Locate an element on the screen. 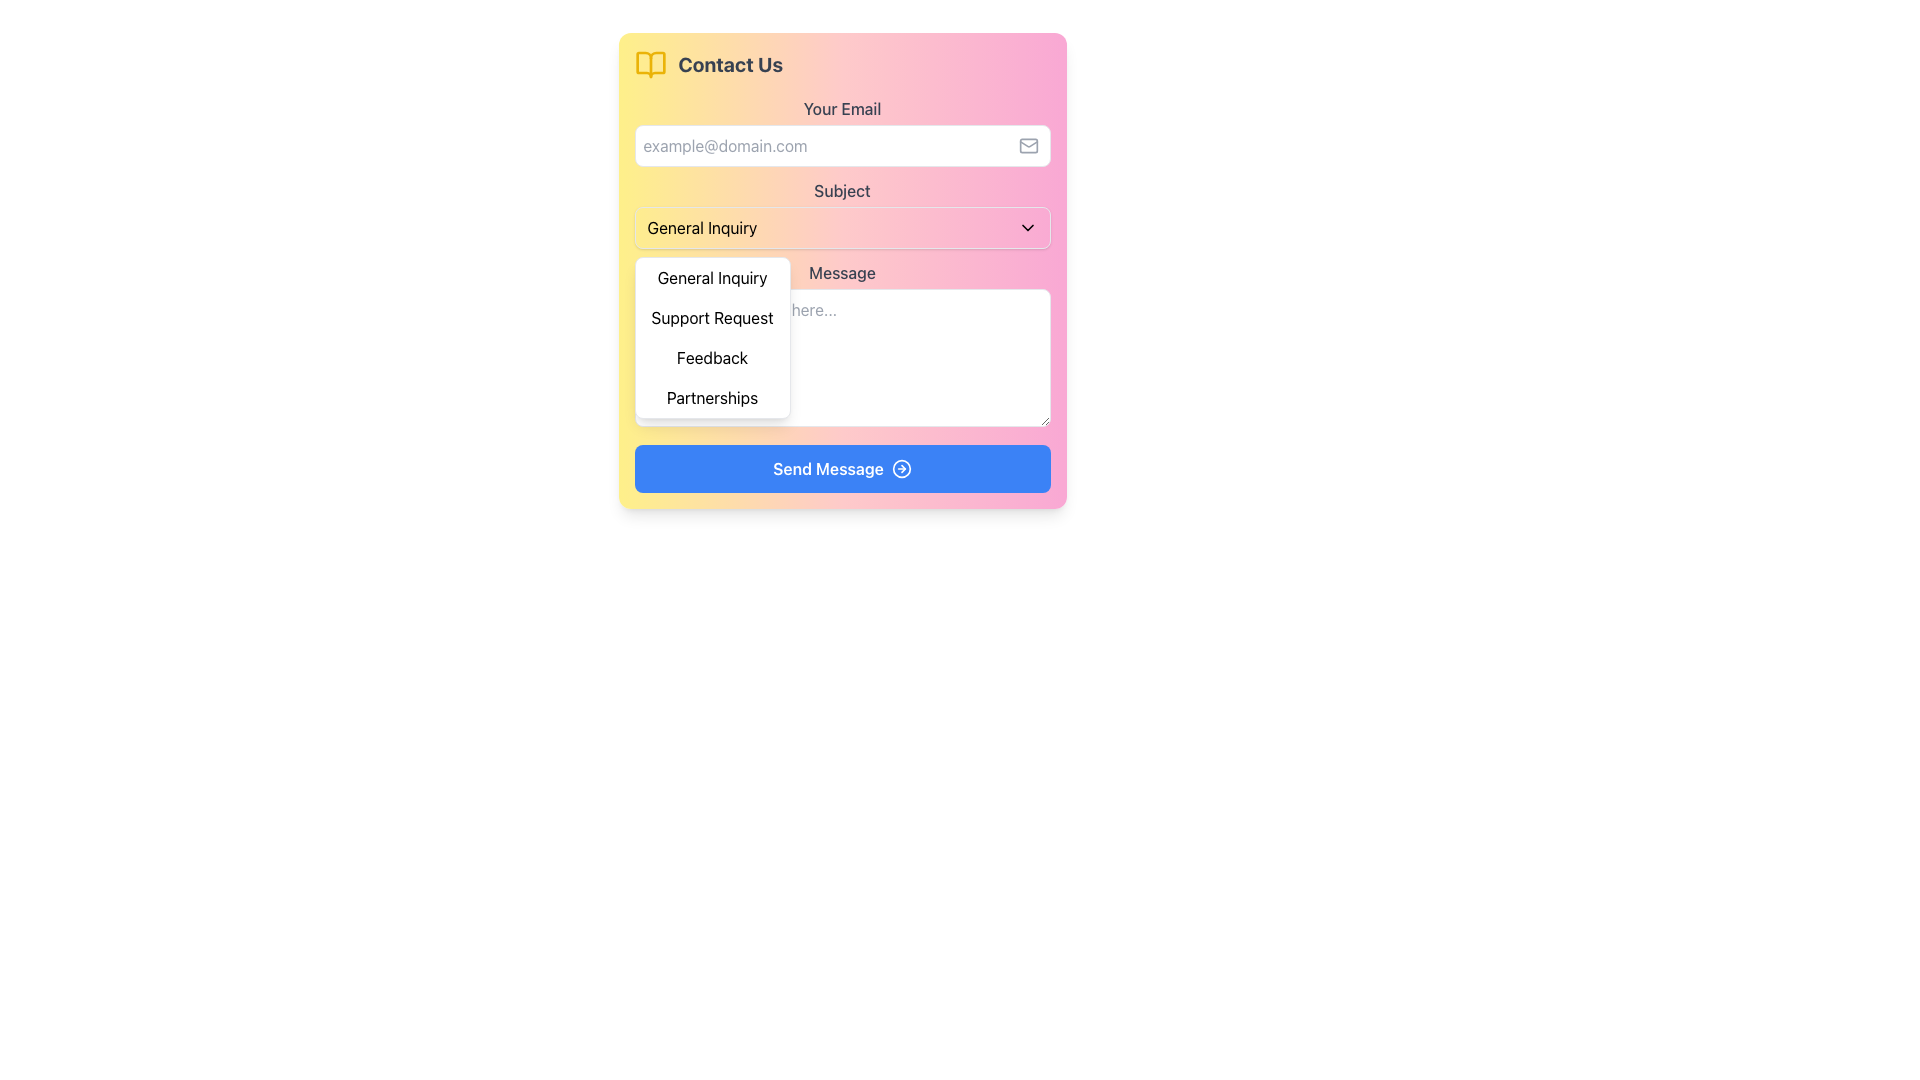  the 'General Inquiry' dropdown menu is located at coordinates (842, 226).